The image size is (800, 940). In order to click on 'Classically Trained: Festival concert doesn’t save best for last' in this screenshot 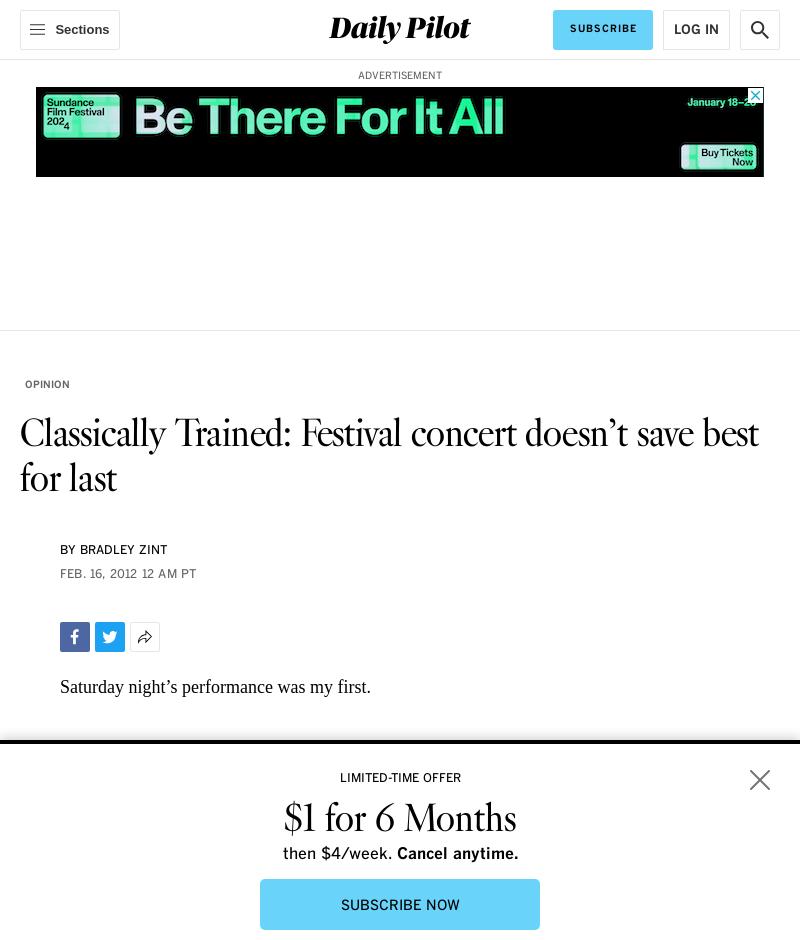, I will do `click(388, 457)`.